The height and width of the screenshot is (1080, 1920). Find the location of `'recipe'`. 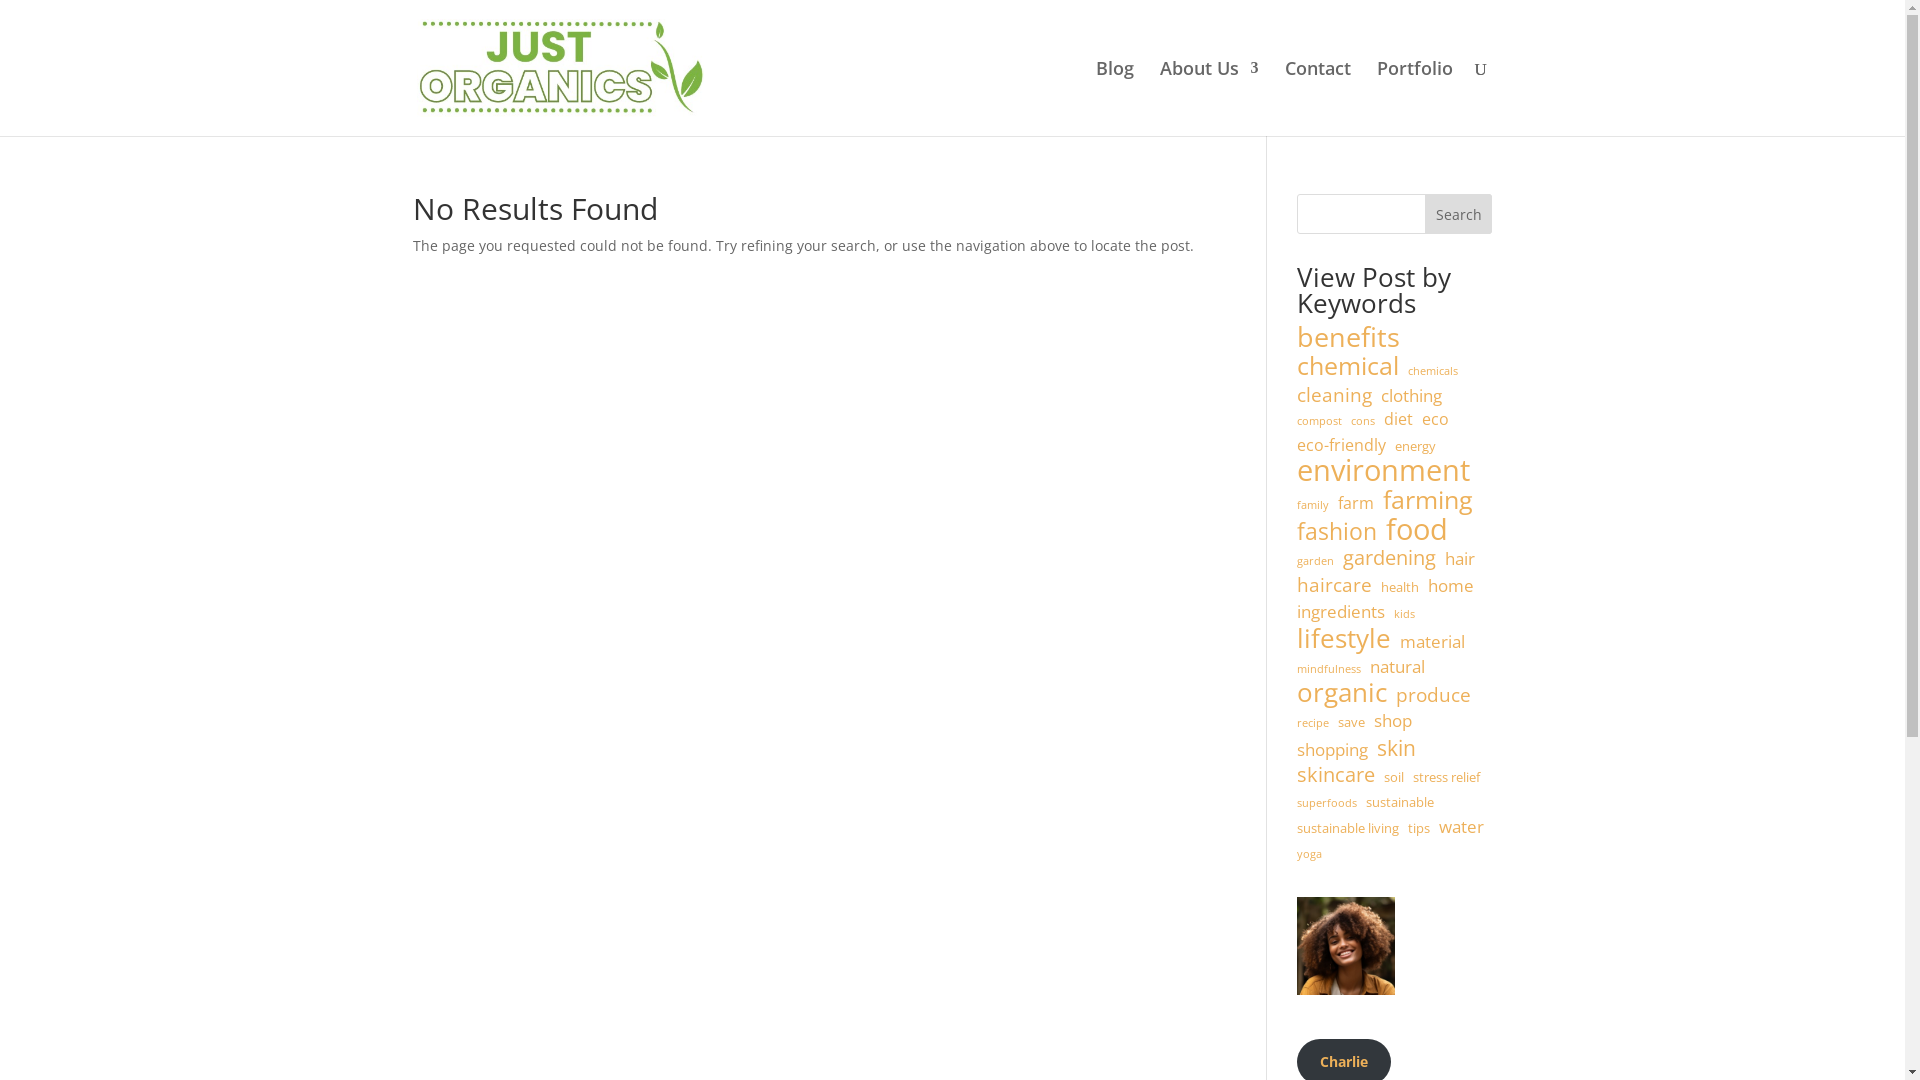

'recipe' is located at coordinates (1313, 724).